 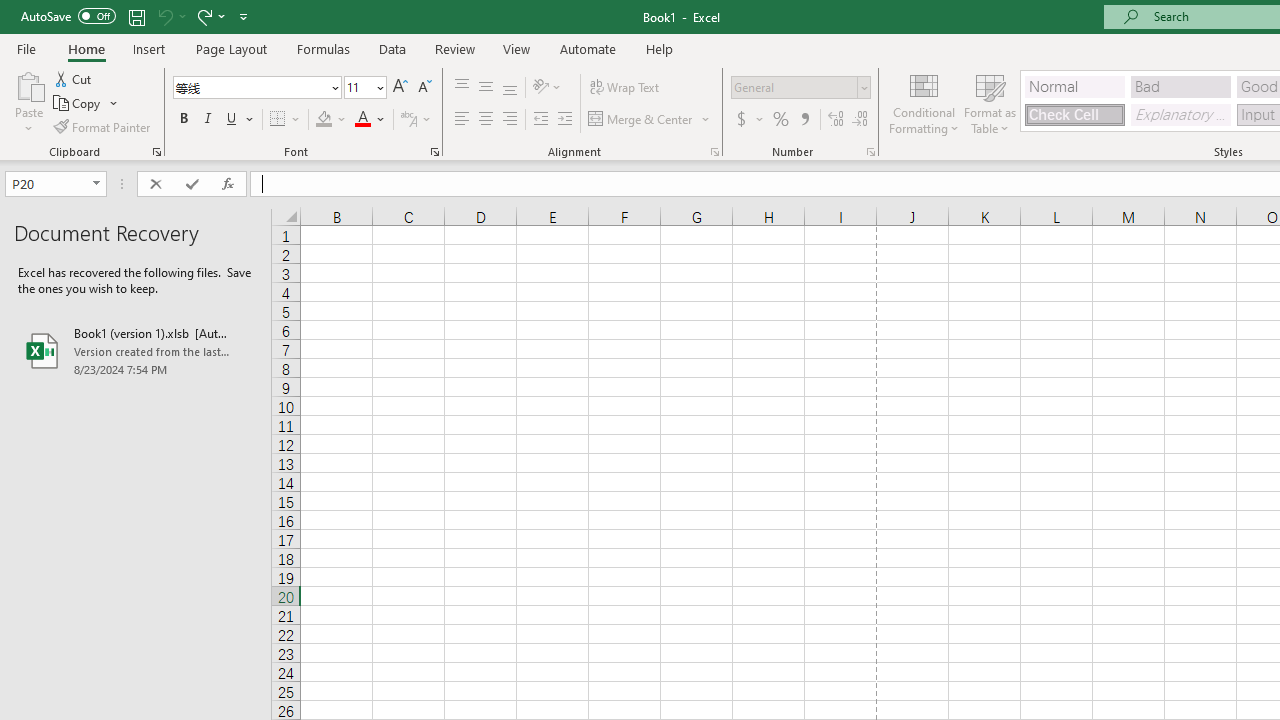 What do you see at coordinates (407, 119) in the screenshot?
I see `'Show Phonetic Field'` at bounding box center [407, 119].